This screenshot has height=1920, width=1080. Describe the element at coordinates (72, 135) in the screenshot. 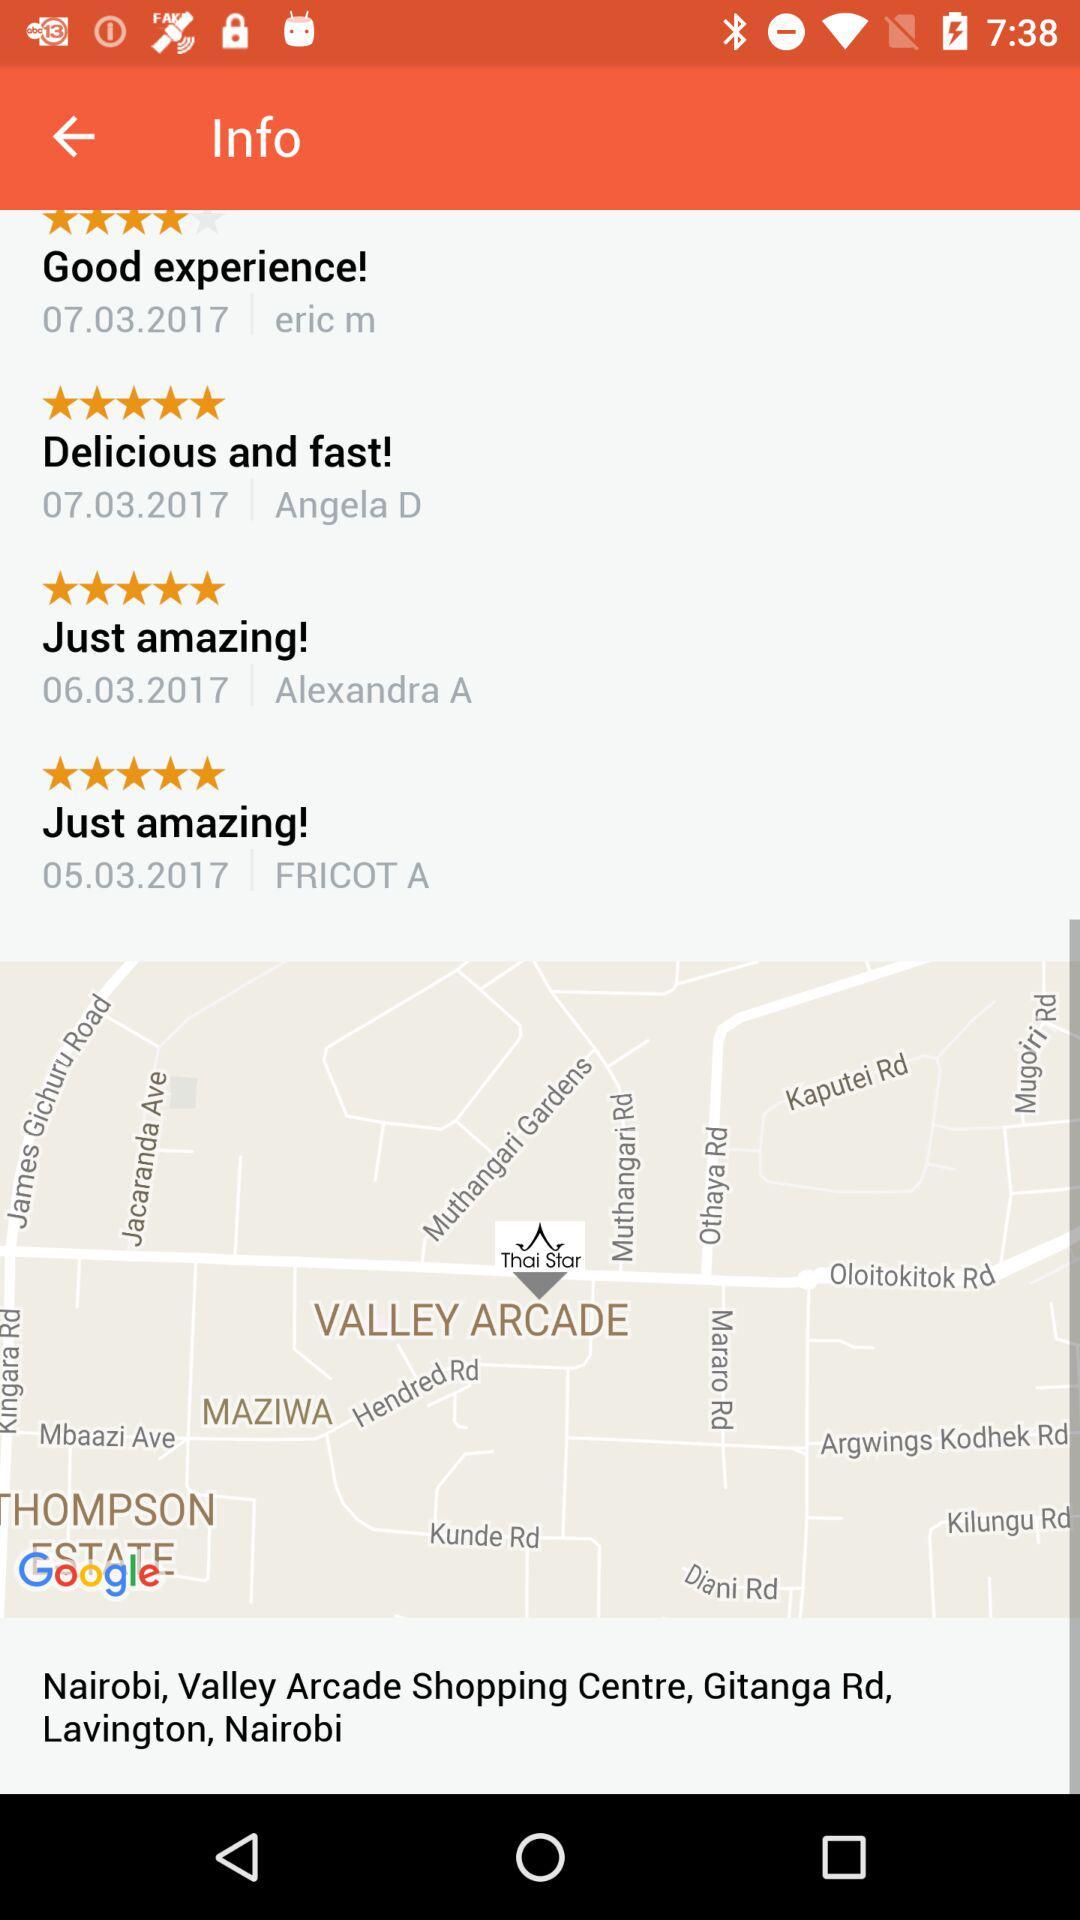

I see `the icon next to info` at that location.